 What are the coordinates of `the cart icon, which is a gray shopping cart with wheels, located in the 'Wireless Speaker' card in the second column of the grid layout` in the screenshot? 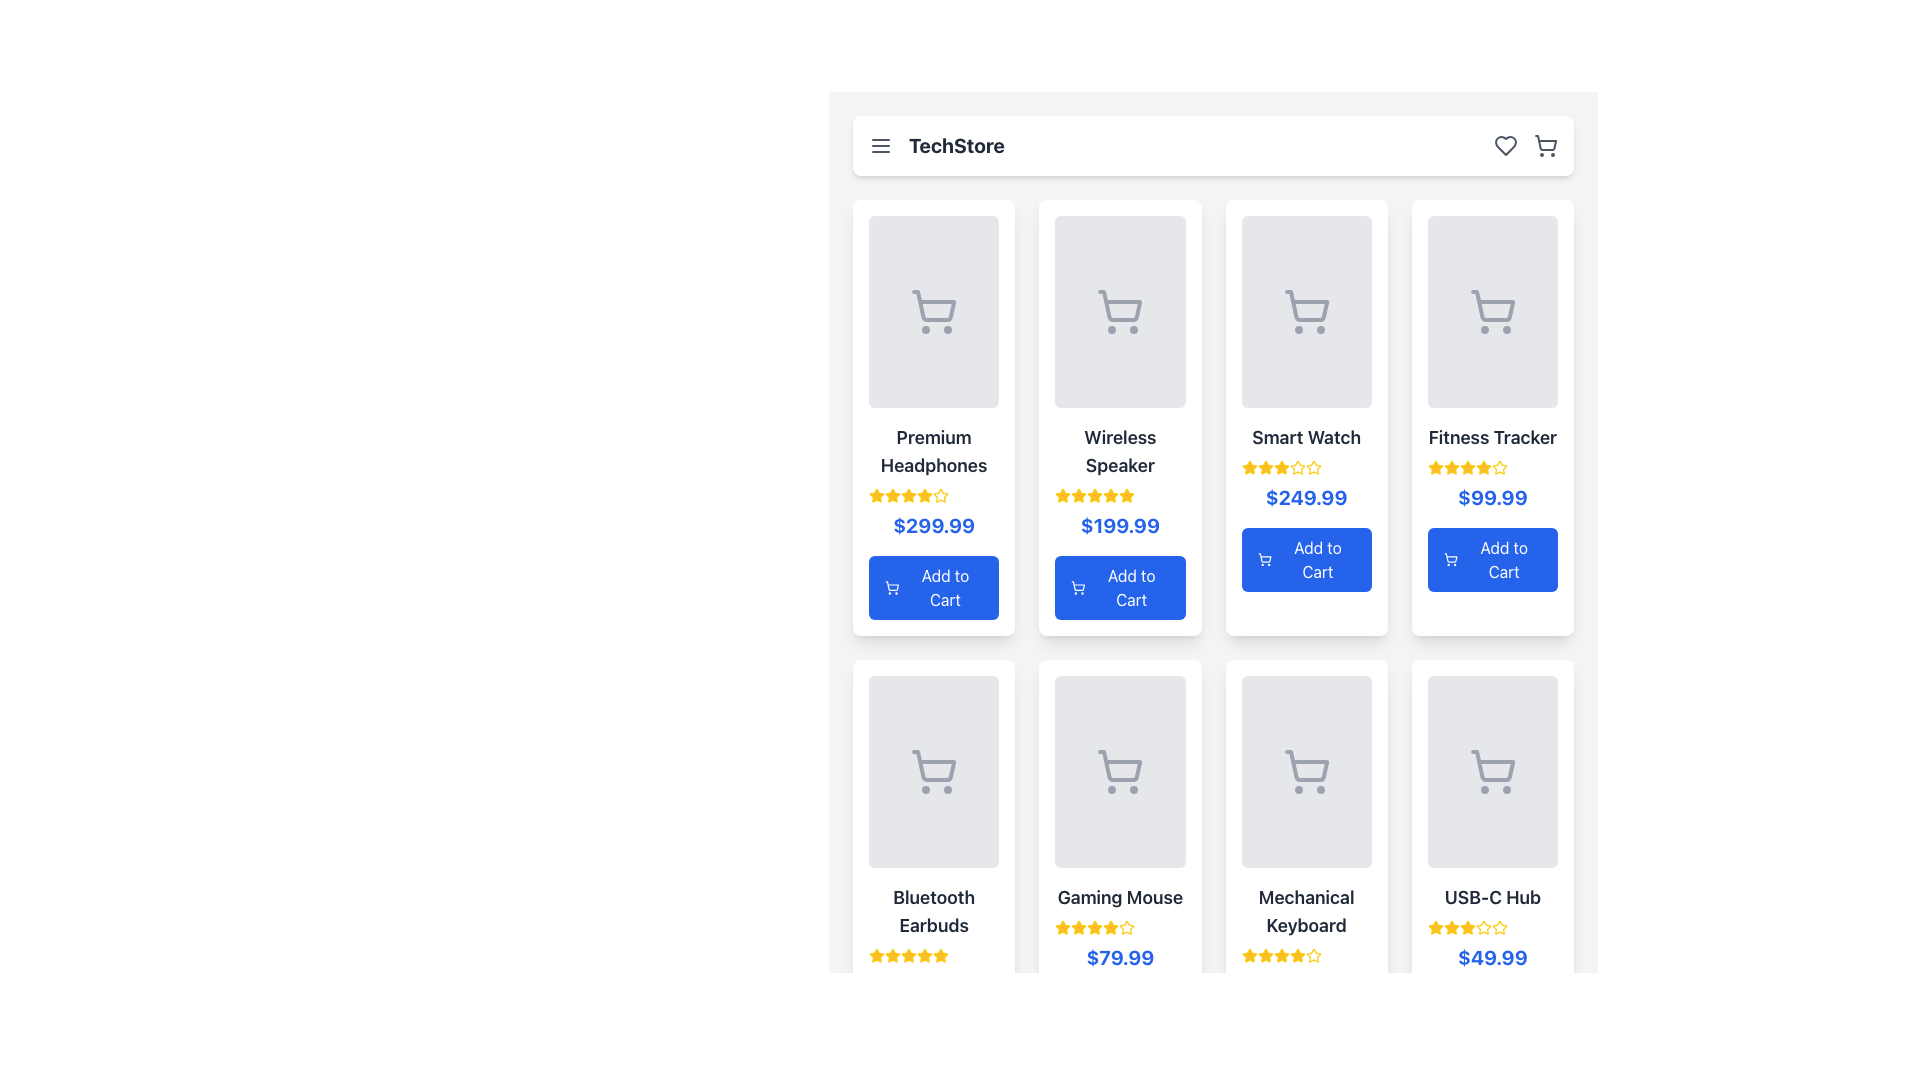 It's located at (1120, 306).